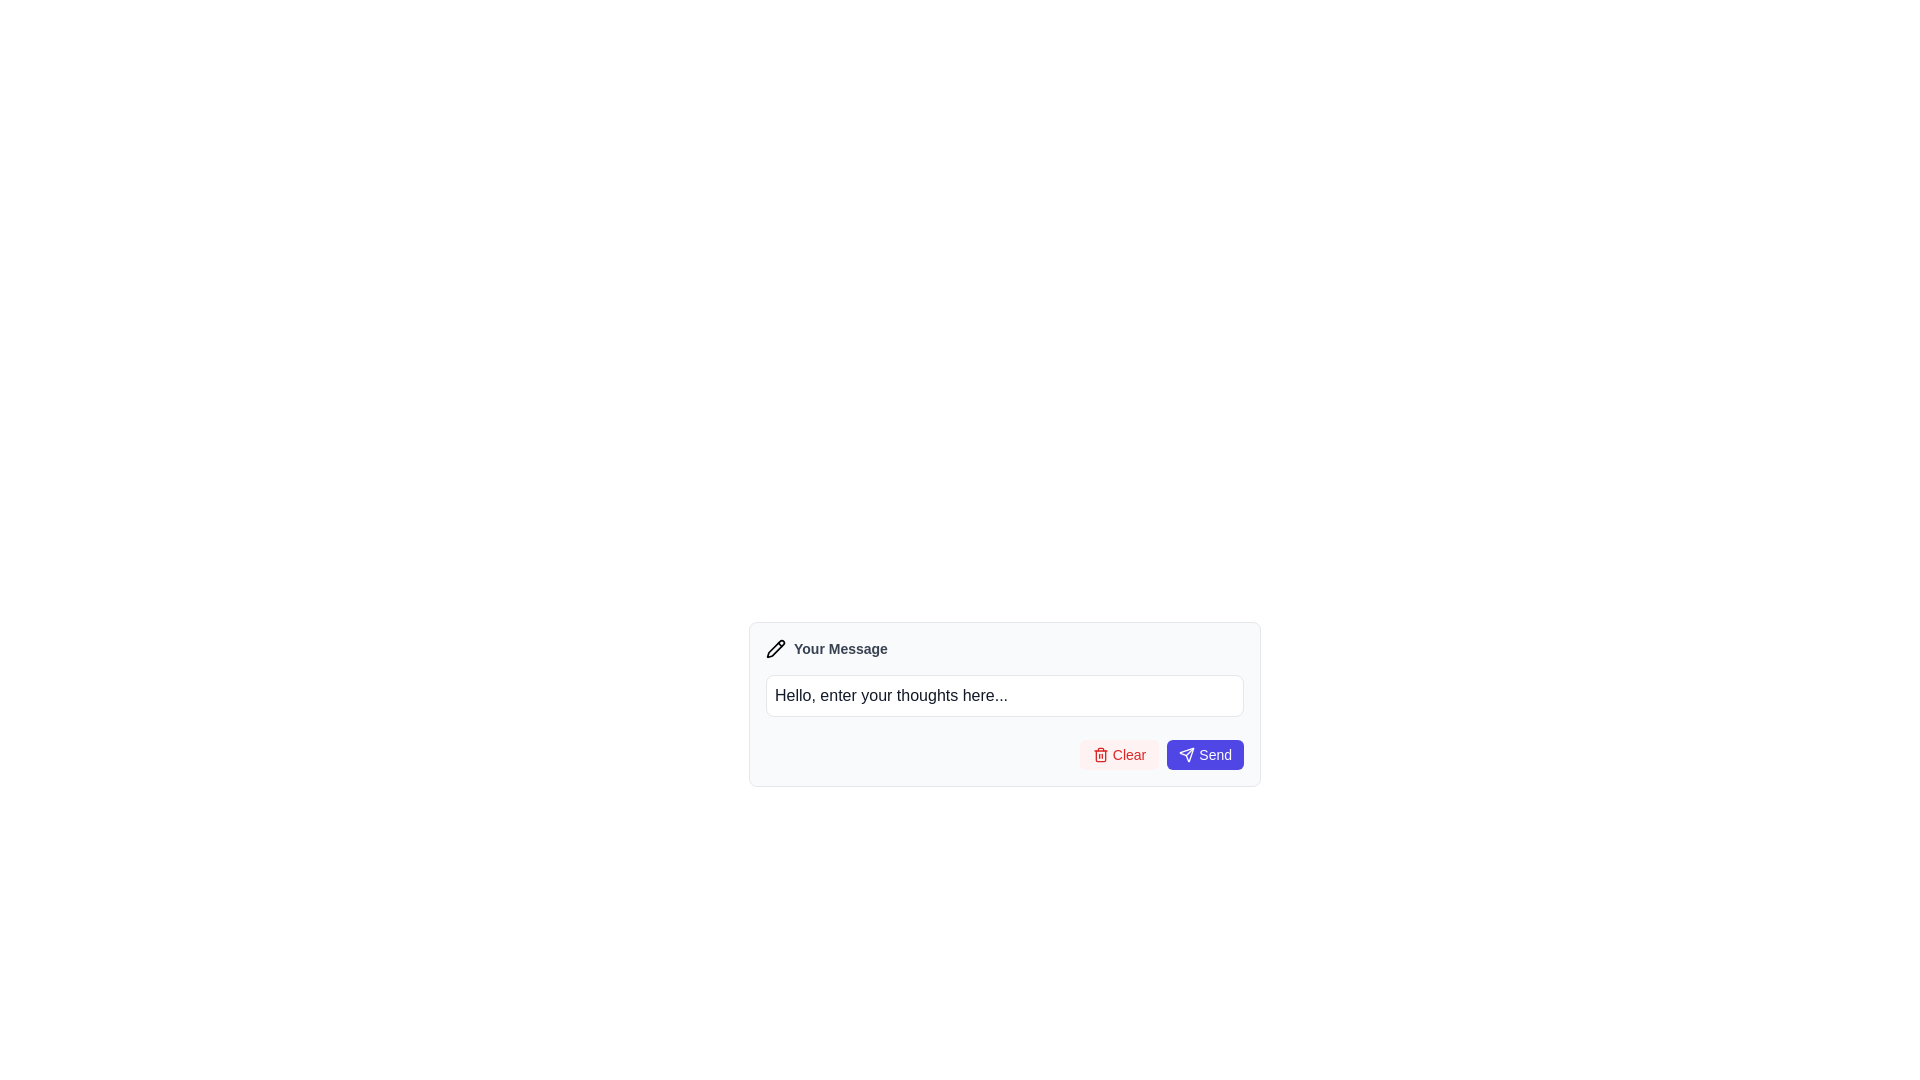 Image resolution: width=1920 pixels, height=1080 pixels. I want to click on the text input area labeled 'Your Message', so click(1004, 694).